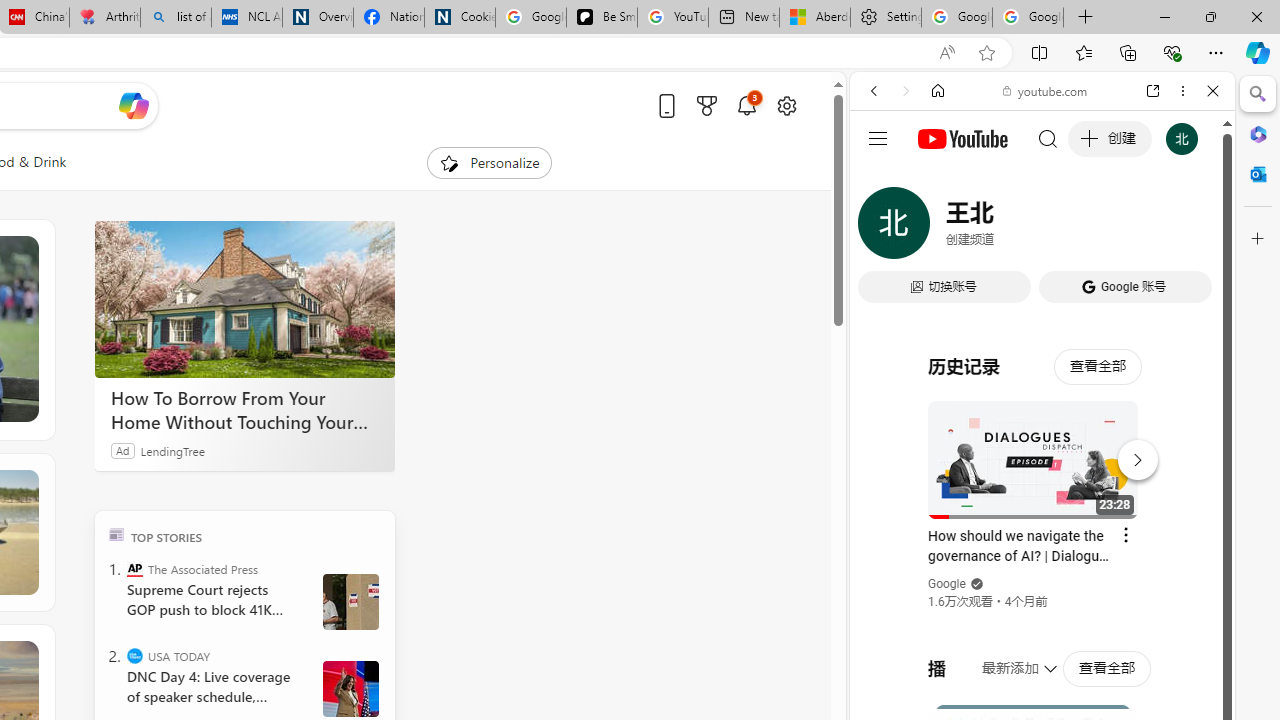 The width and height of the screenshot is (1280, 720). What do you see at coordinates (1257, 133) in the screenshot?
I see `'Microsoft 365'` at bounding box center [1257, 133].